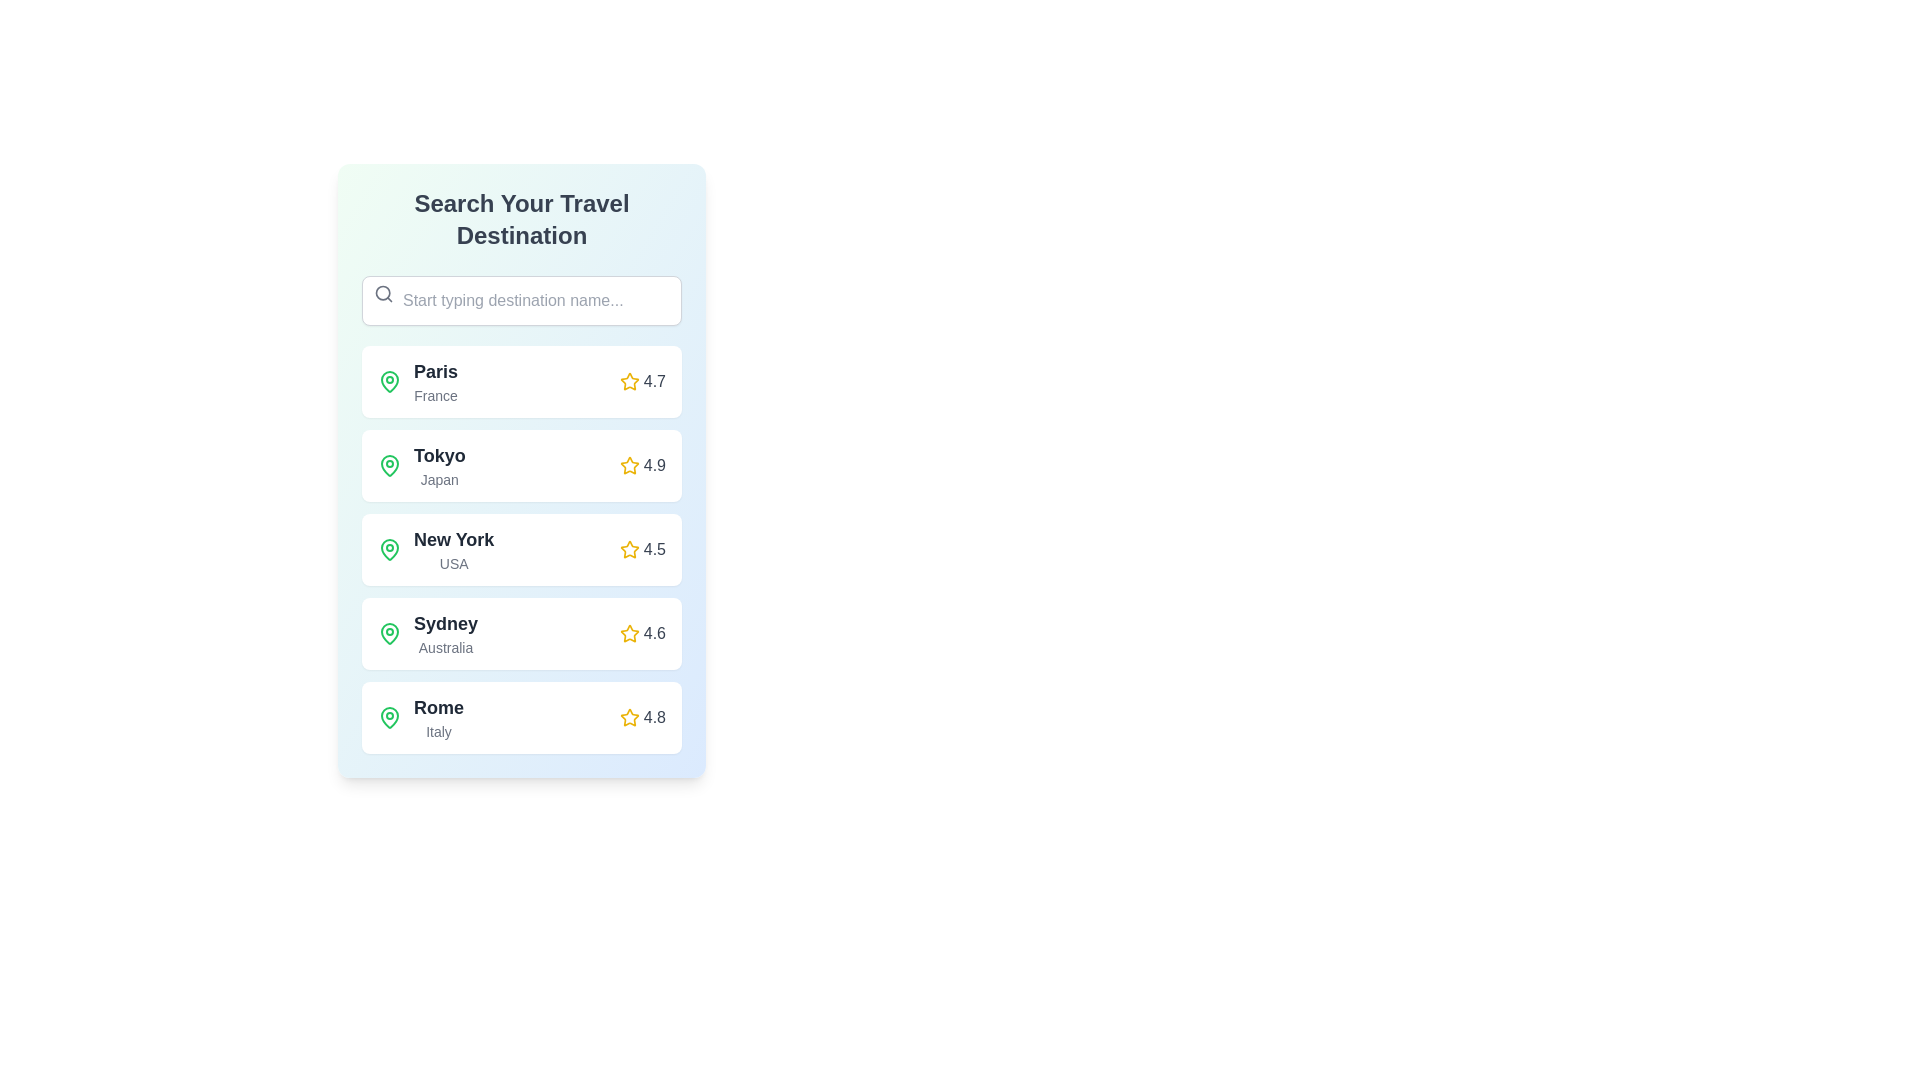 The width and height of the screenshot is (1920, 1080). I want to click on the first clickable list item containing 'Paris' and its rating of '4.7', so click(522, 381).